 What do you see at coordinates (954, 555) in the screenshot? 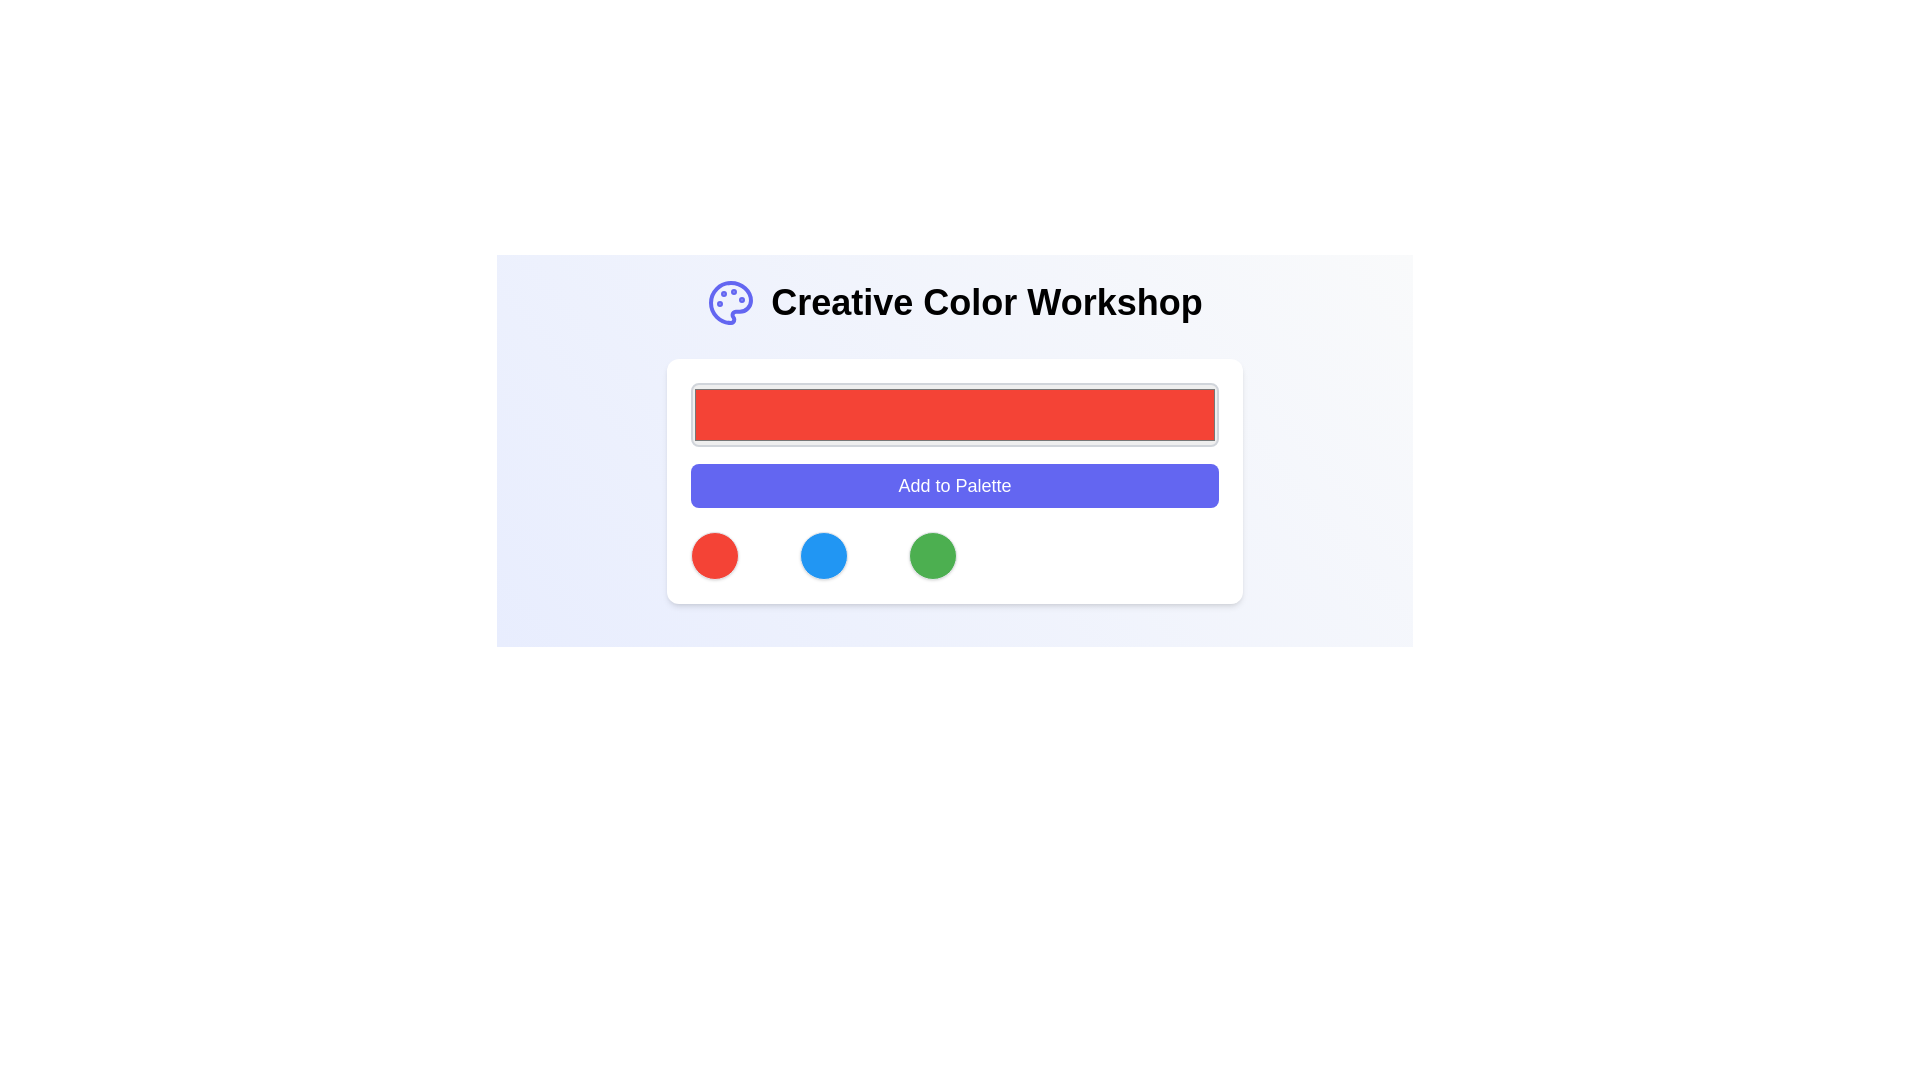
I see `the individual circular button in the row of three circular buttons, which are colored red, blue, and green` at bounding box center [954, 555].